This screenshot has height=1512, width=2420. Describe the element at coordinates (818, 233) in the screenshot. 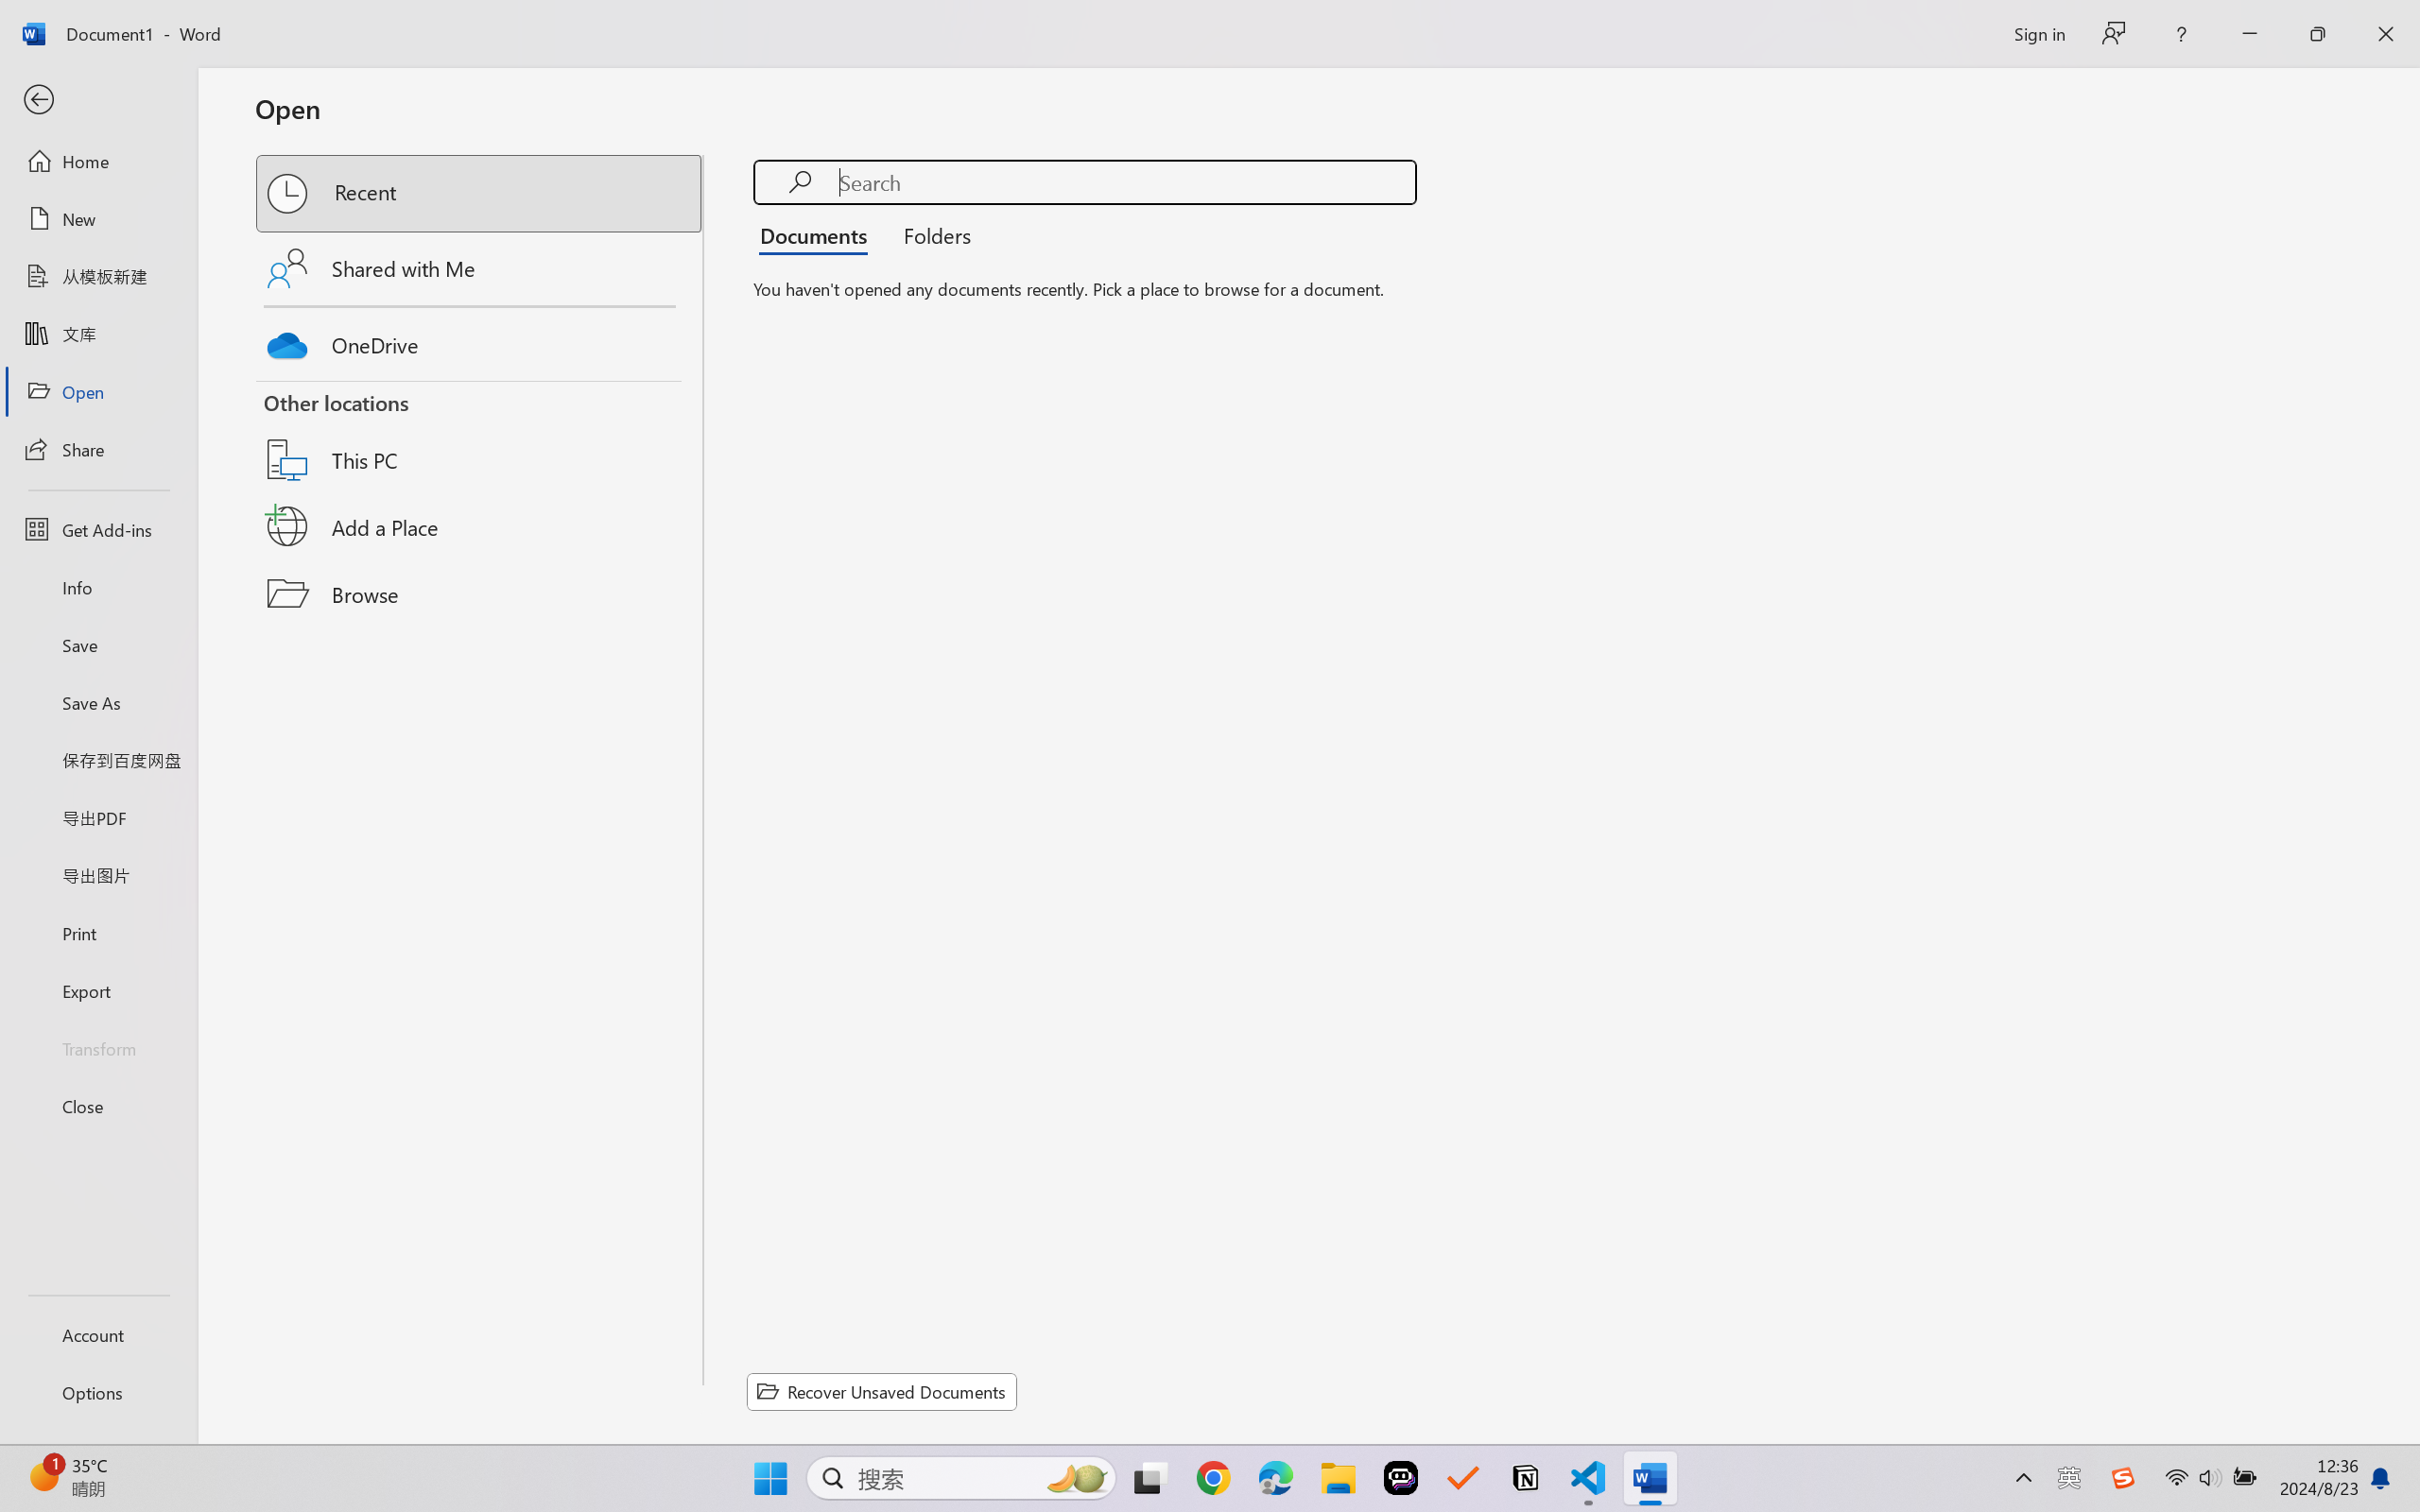

I see `'Documents'` at that location.